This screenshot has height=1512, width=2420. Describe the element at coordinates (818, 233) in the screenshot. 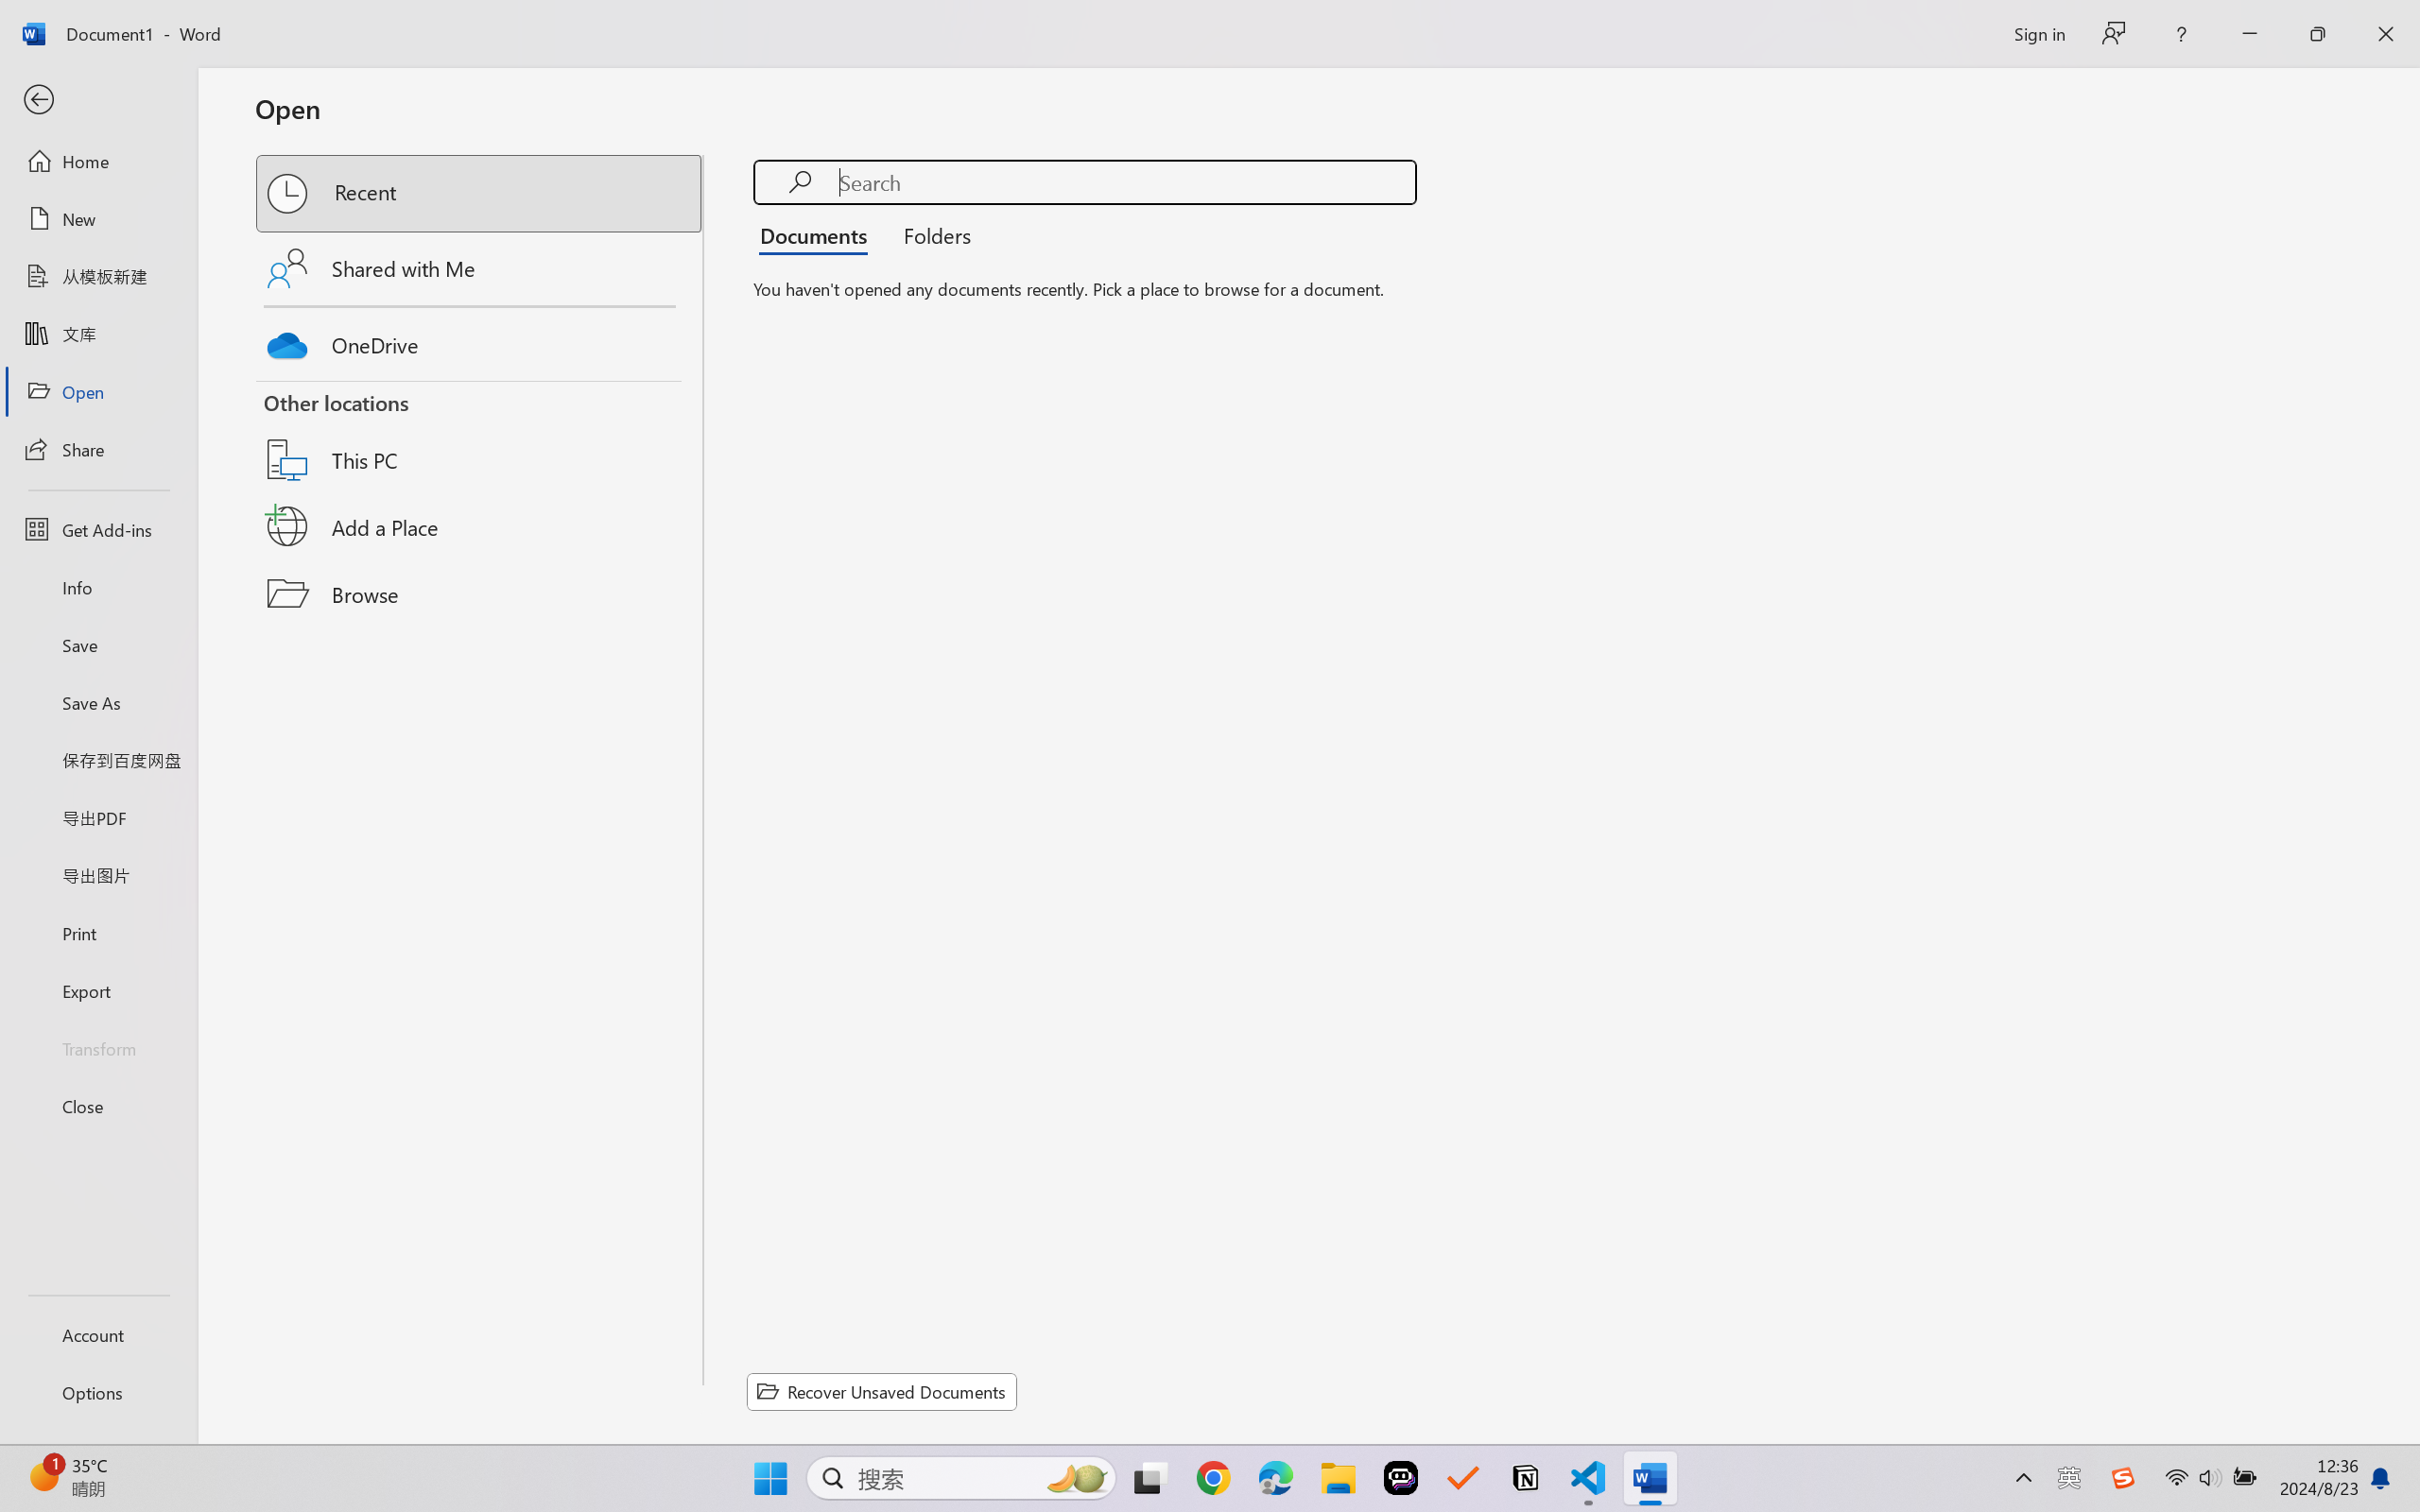

I see `'Documents'` at that location.